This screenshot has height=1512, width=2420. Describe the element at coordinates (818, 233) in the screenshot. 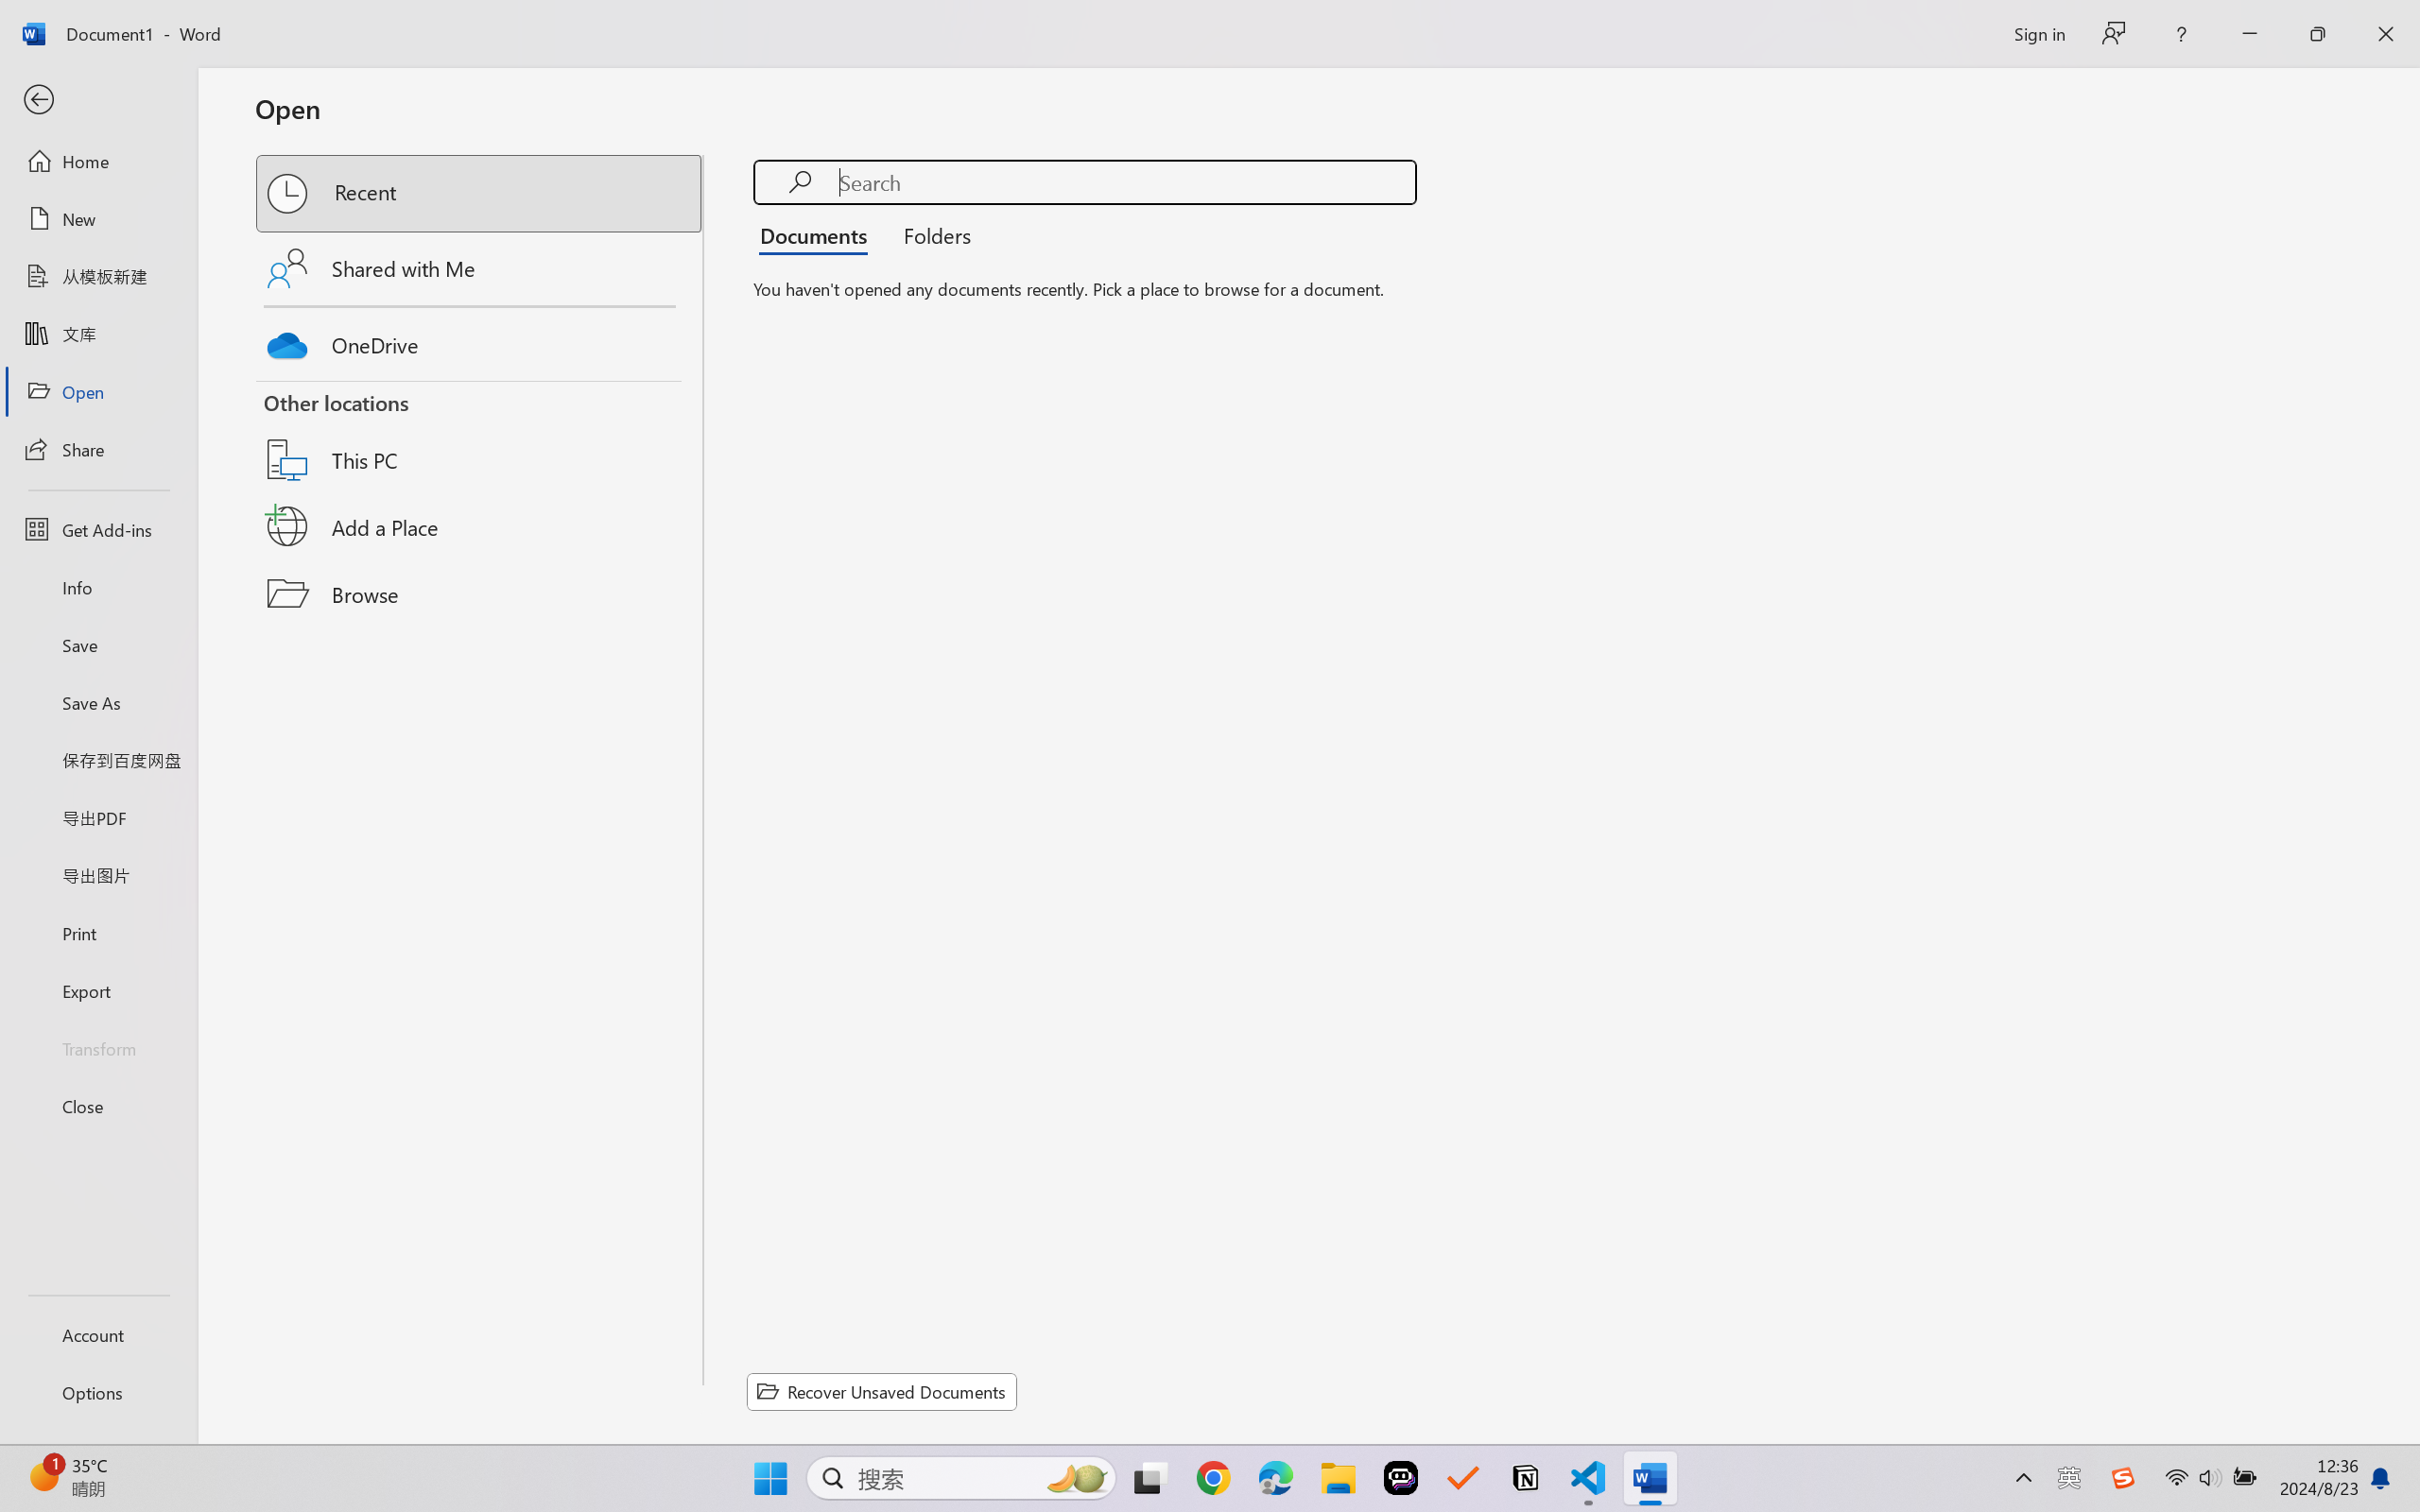

I see `'Documents'` at that location.